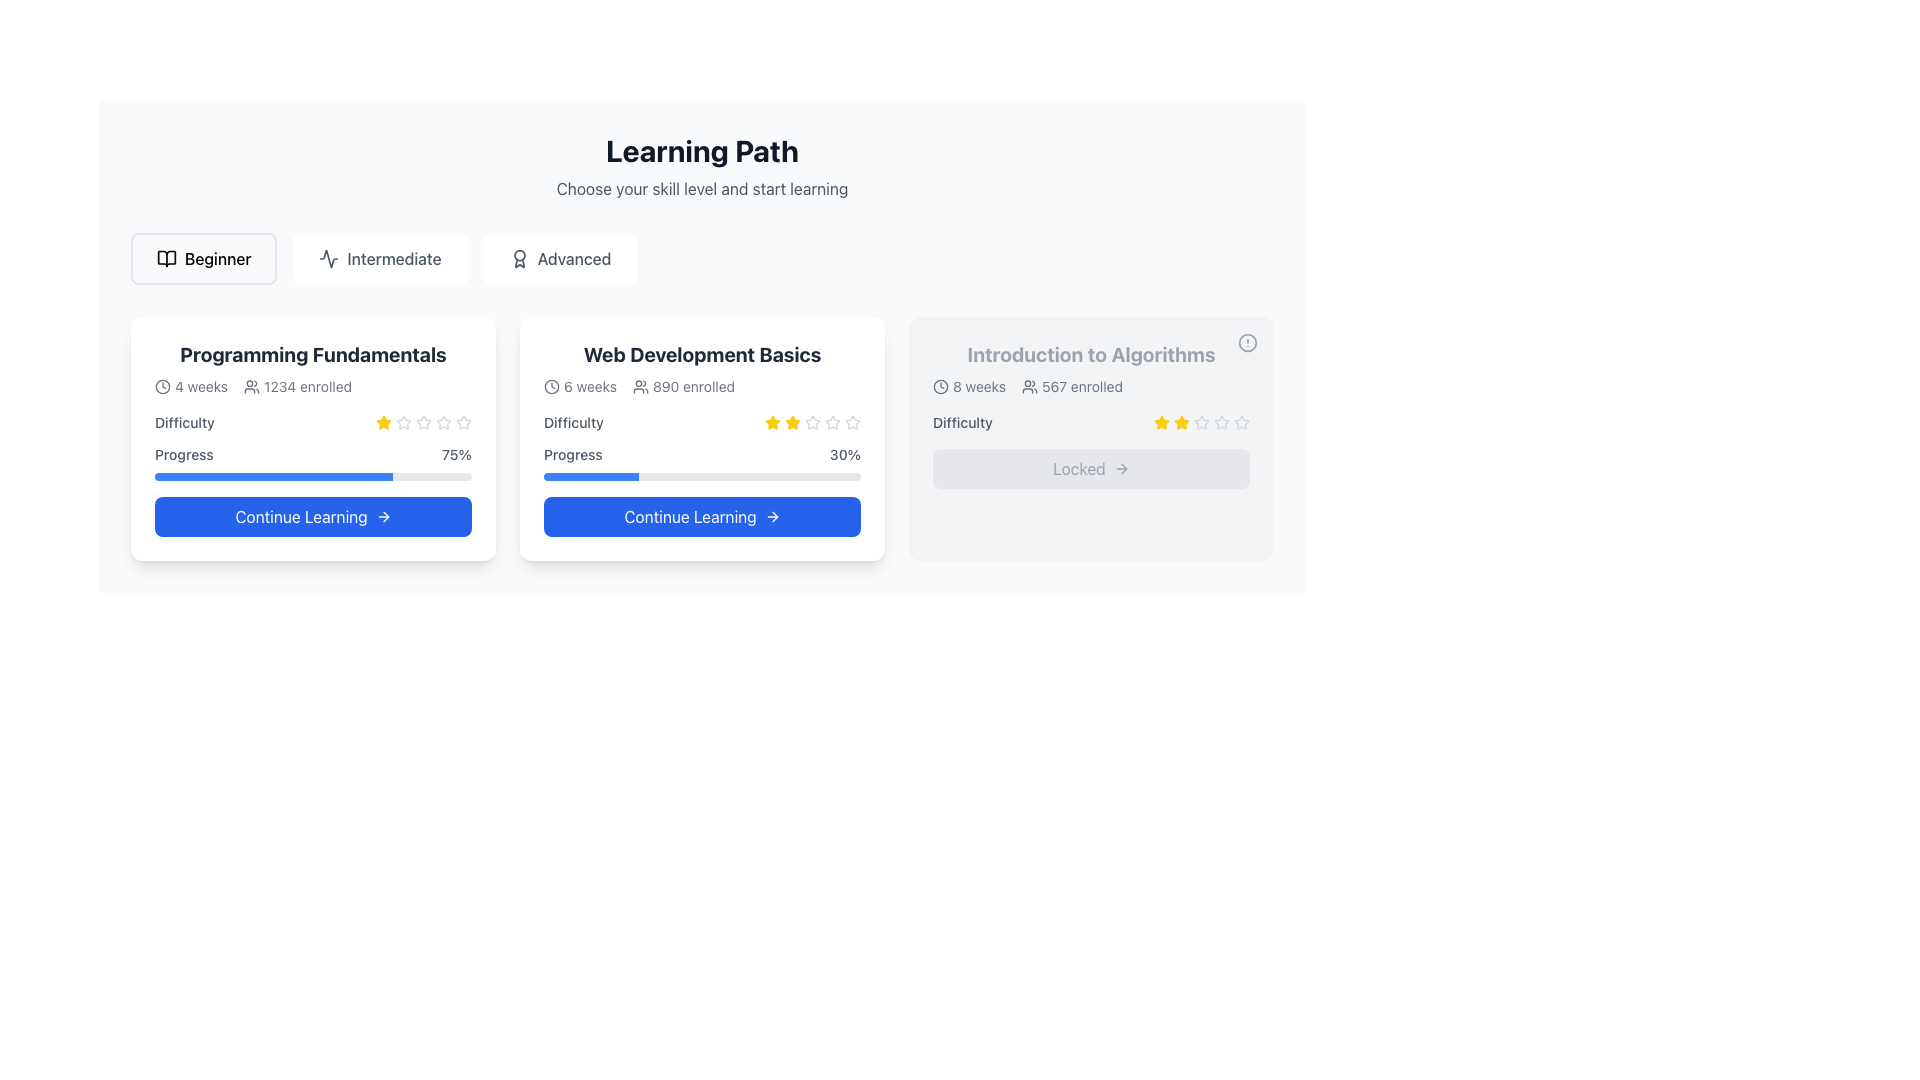  Describe the element at coordinates (312, 446) in the screenshot. I see `the course progress indicator below the title 'Programming Fundamentals'` at that location.